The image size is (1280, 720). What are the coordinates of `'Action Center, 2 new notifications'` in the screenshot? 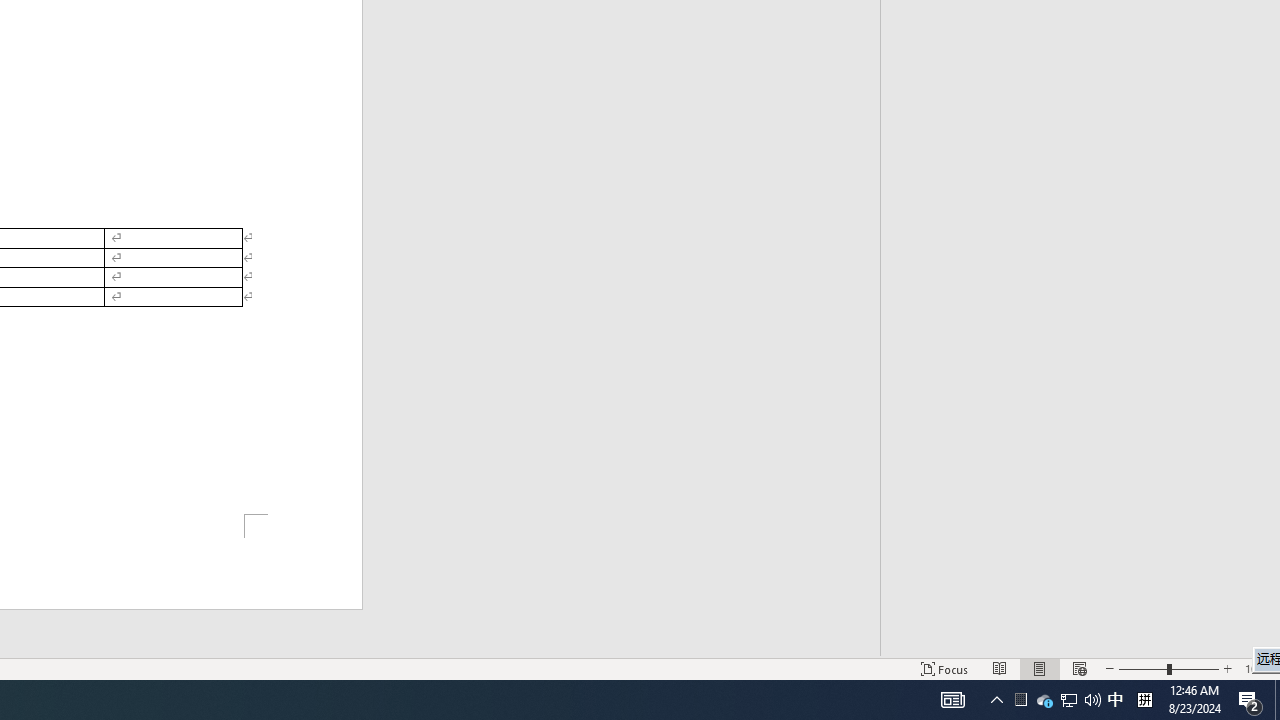 It's located at (1257, 669).